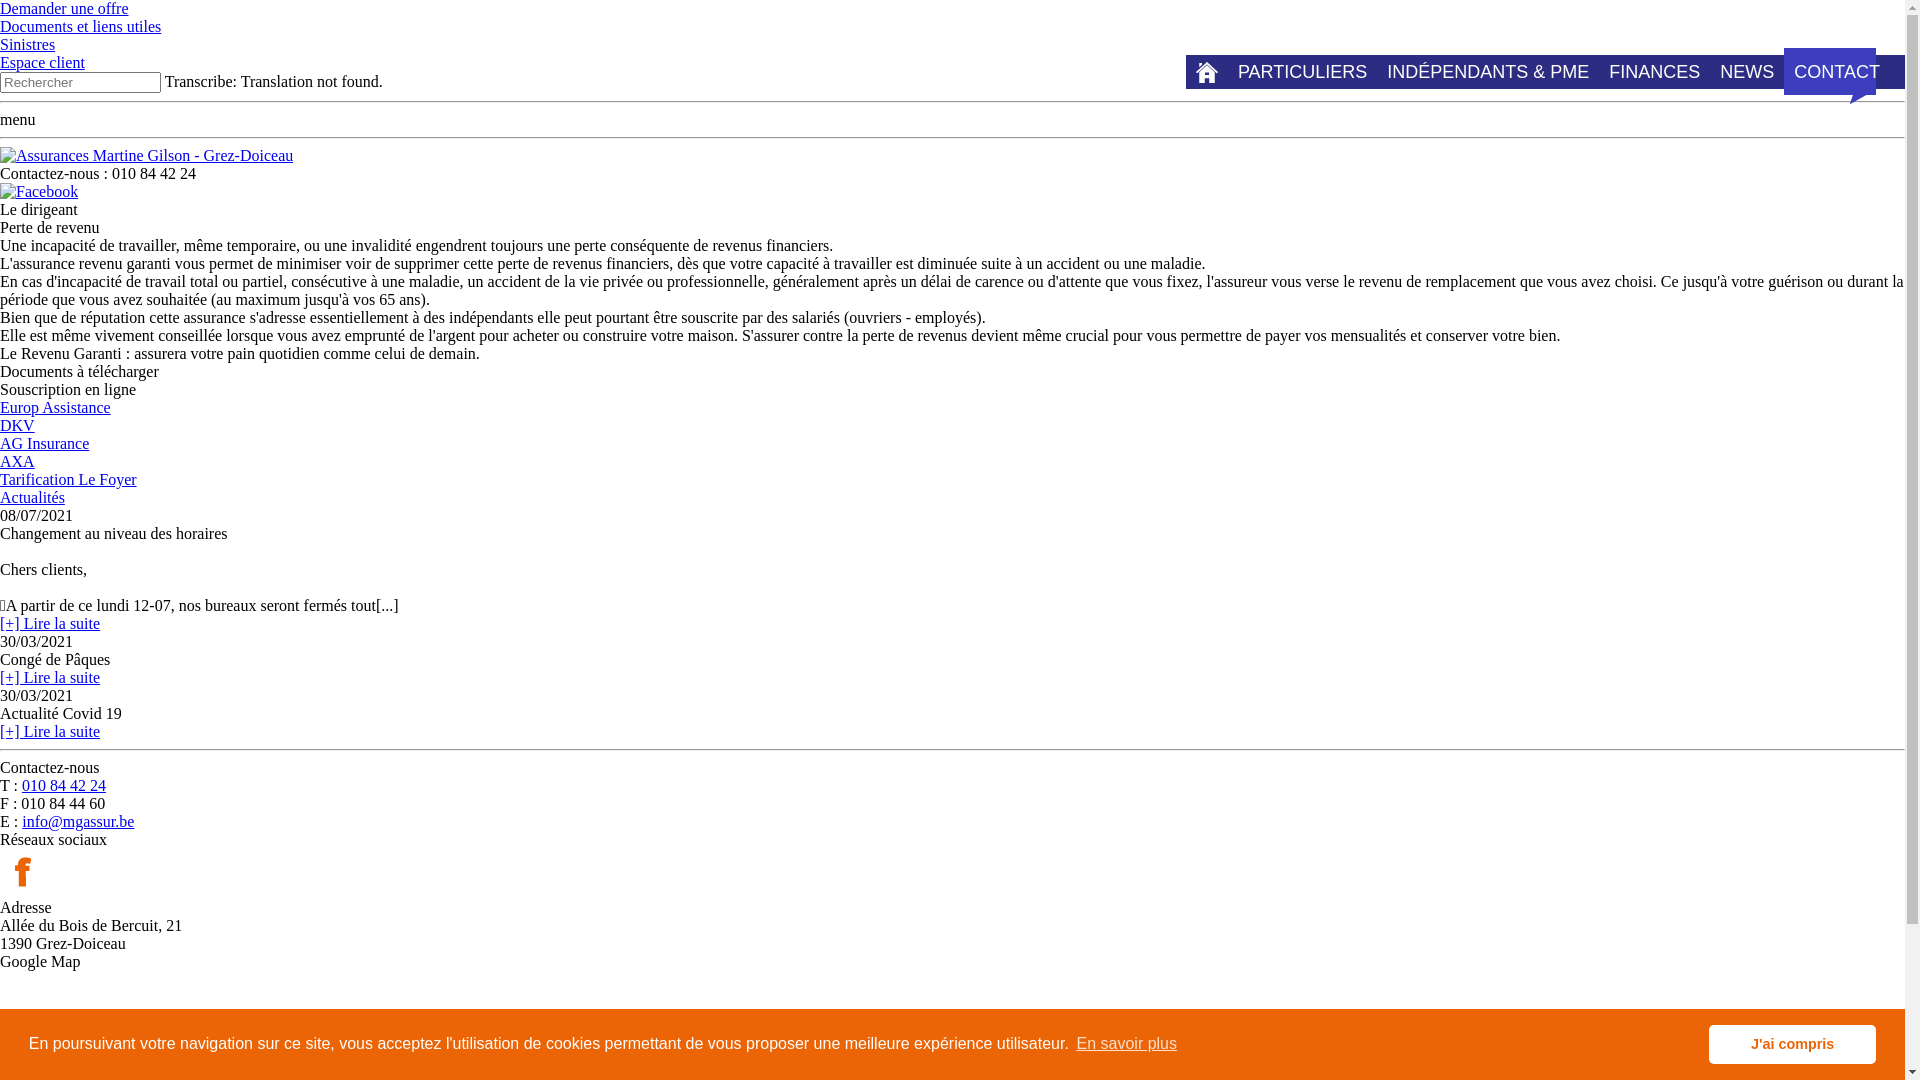  What do you see at coordinates (1792, 1043) in the screenshot?
I see `'J'ai compris'` at bounding box center [1792, 1043].